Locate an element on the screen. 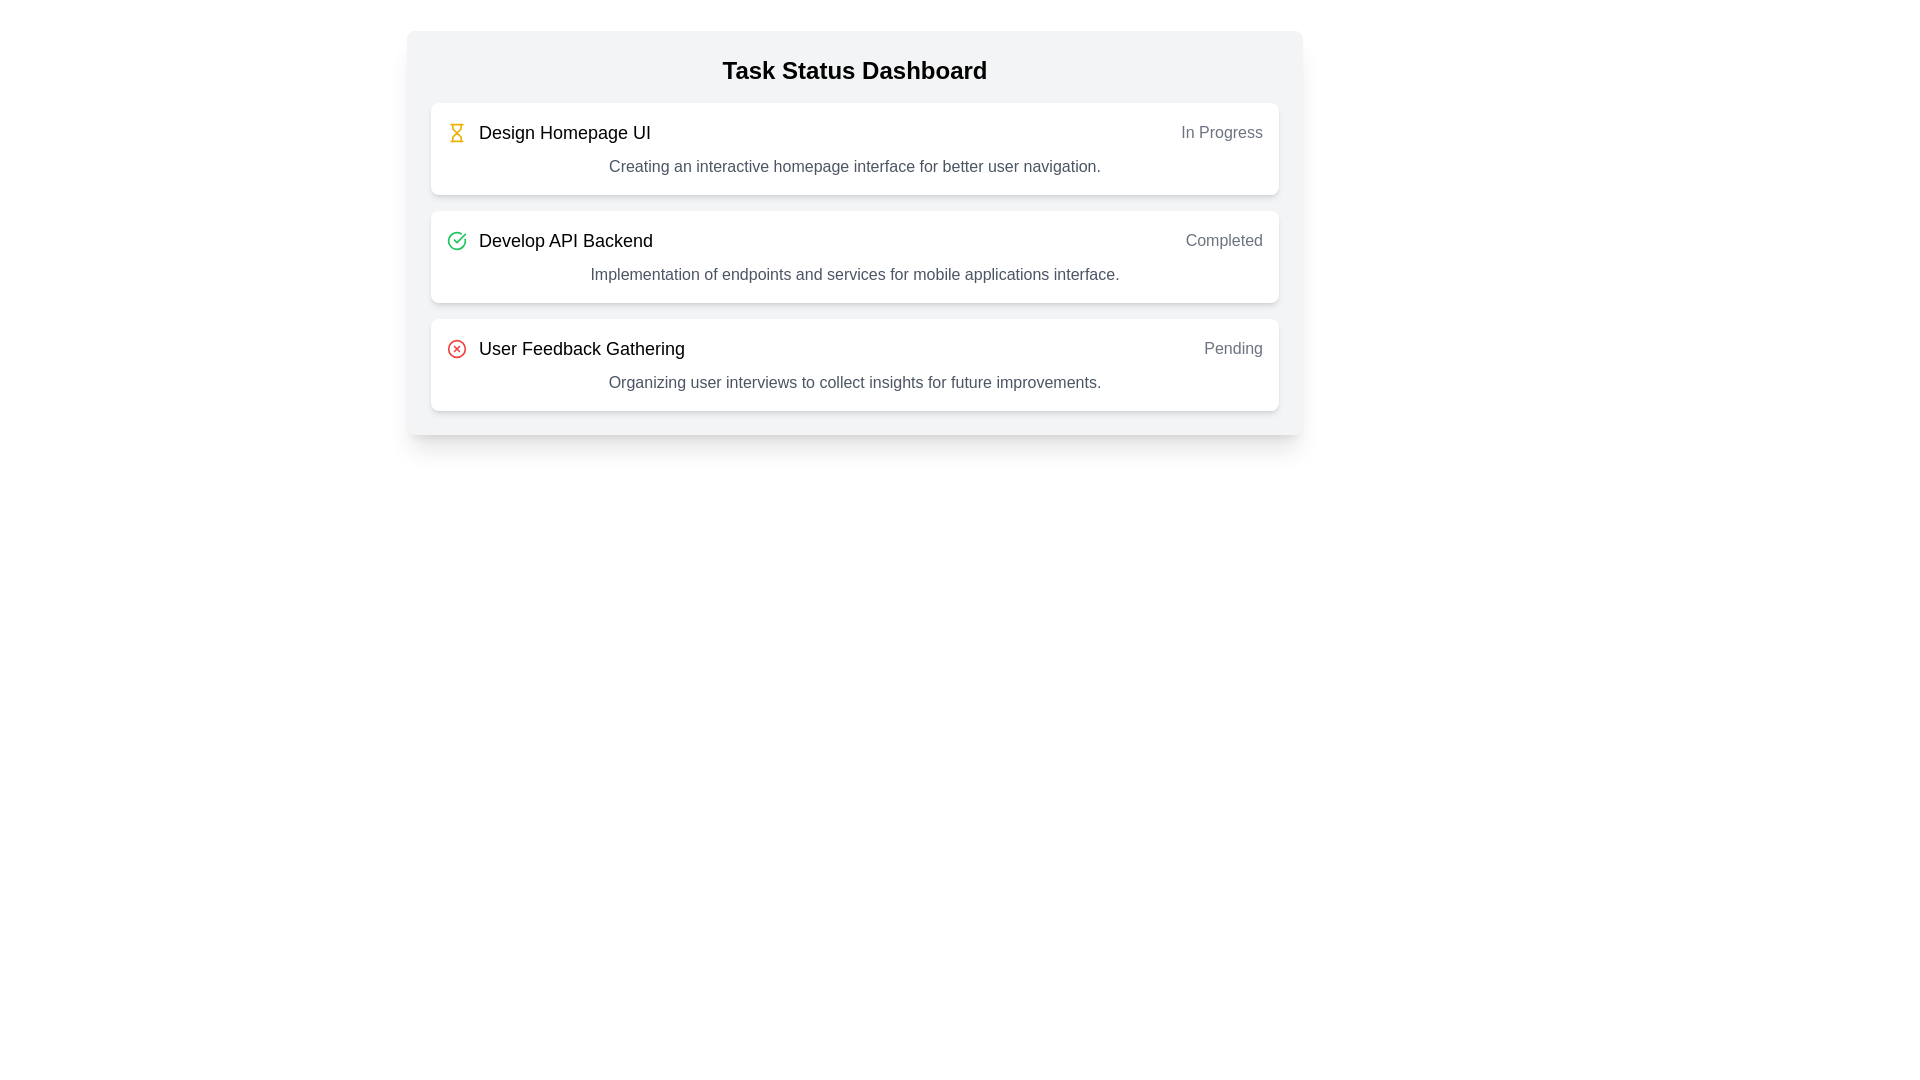  the 'Design Homepage UI' text label with the adjacent yellow hourglass icon is located at coordinates (549, 132).